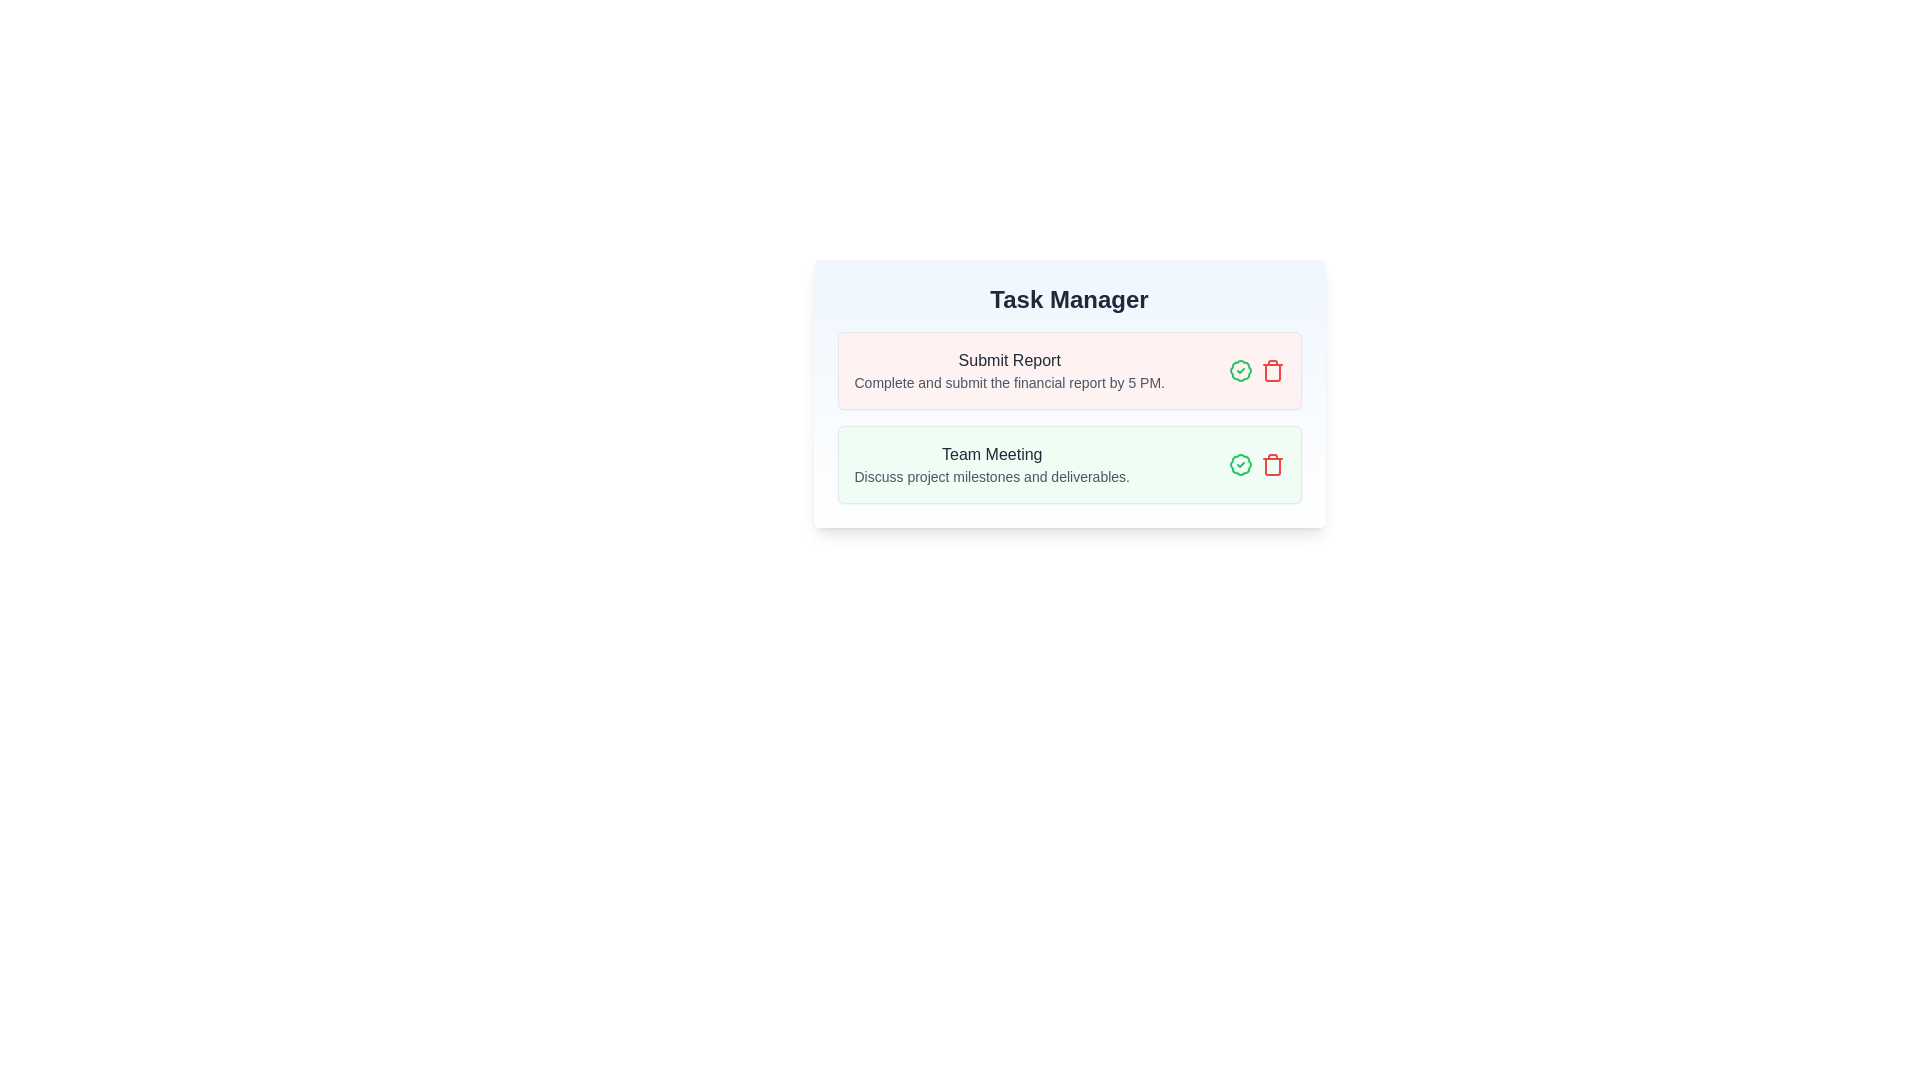 This screenshot has width=1920, height=1080. I want to click on the decorative graphical icon with a green border and white fill, located adjacent to the text of the second task item below the 'Submit Report' task, so click(1239, 465).